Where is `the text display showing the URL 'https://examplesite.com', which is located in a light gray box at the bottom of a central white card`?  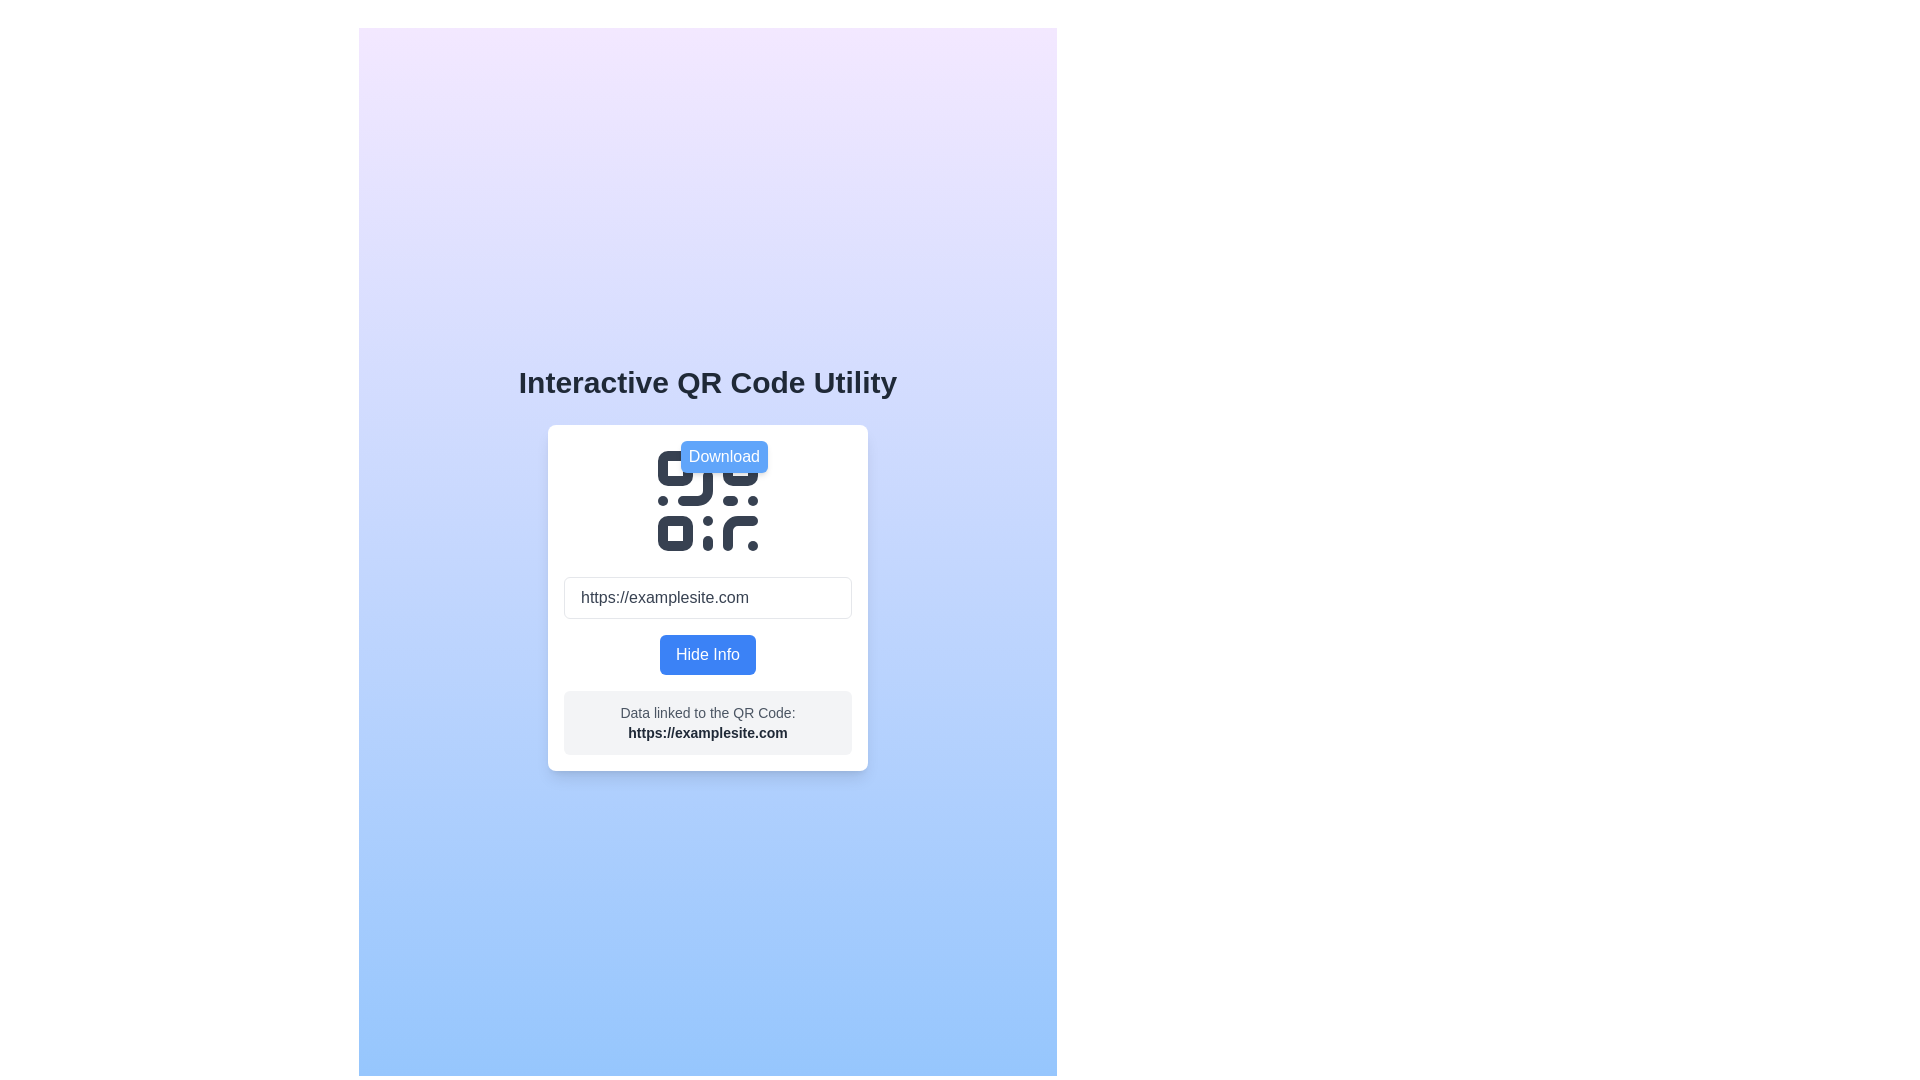 the text display showing the URL 'https://examplesite.com', which is located in a light gray box at the bottom of a central white card is located at coordinates (708, 732).